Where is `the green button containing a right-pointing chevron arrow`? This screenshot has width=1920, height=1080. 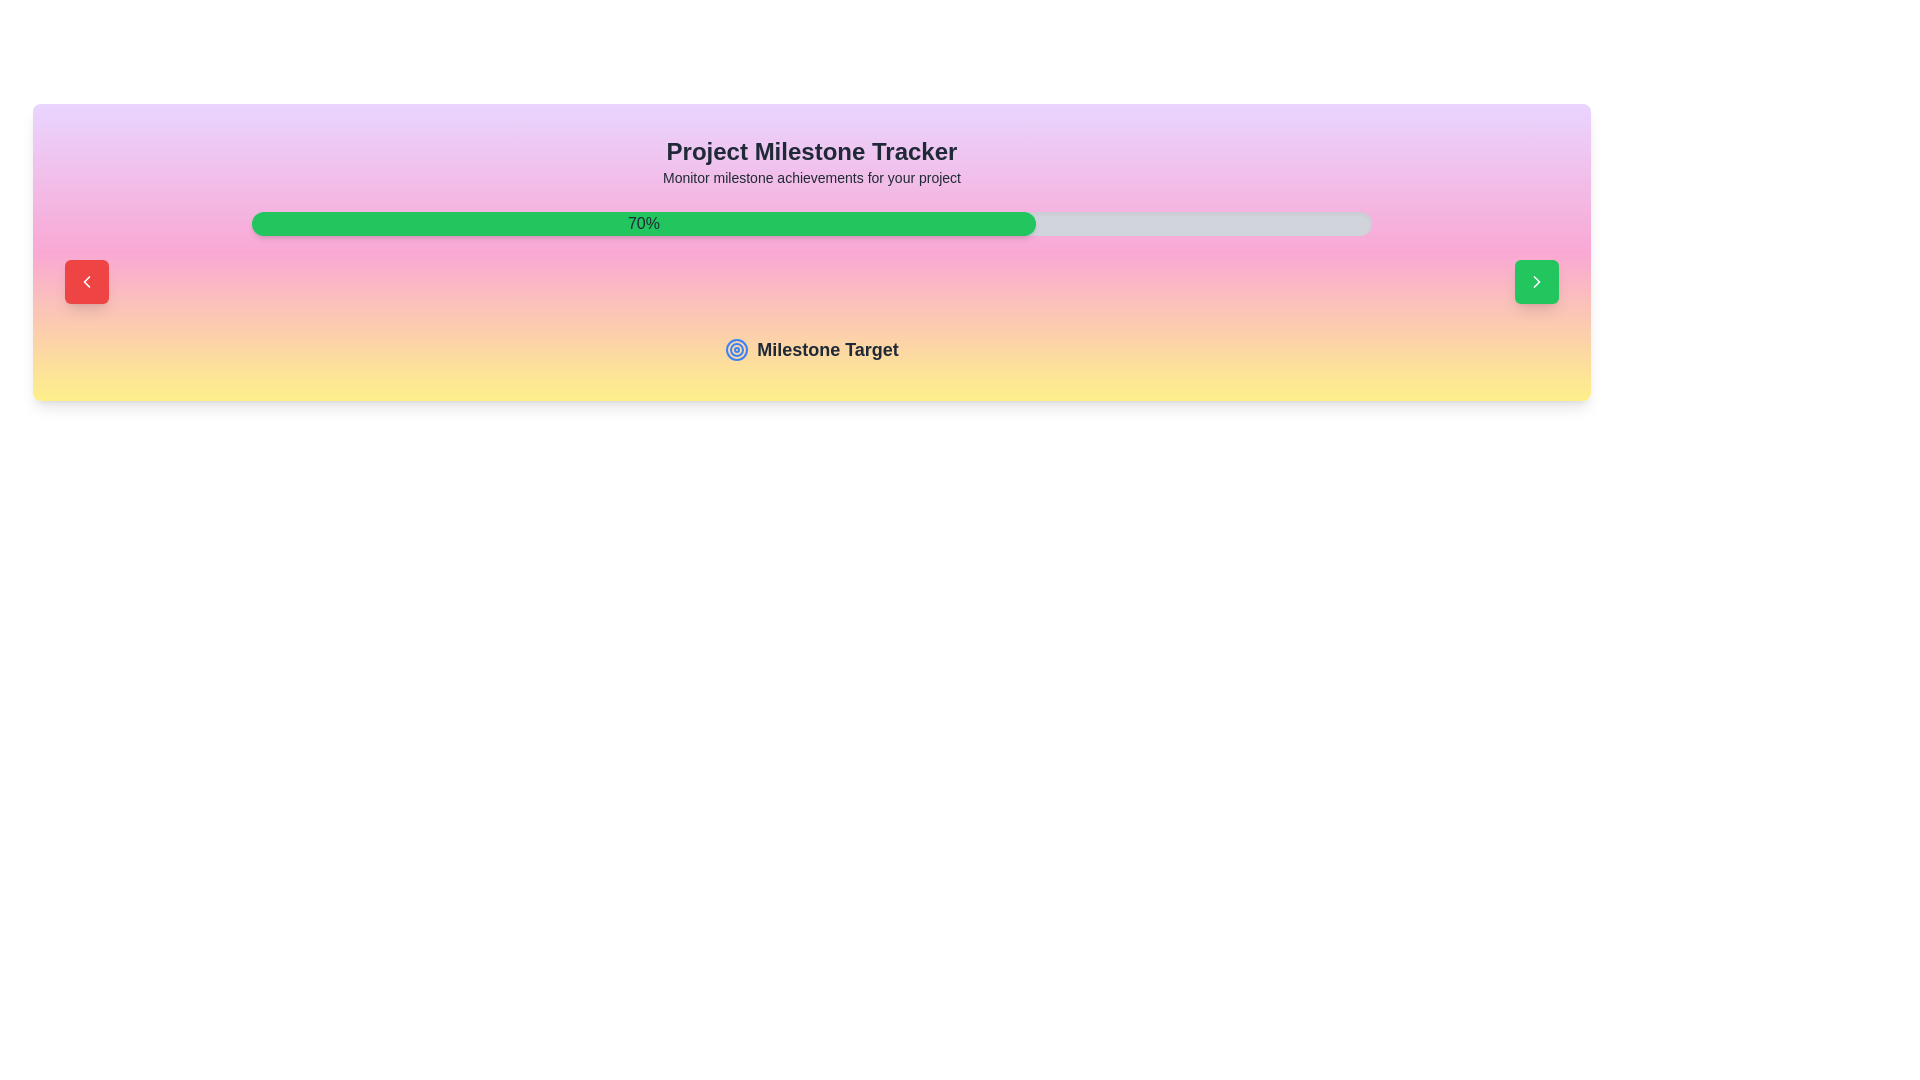 the green button containing a right-pointing chevron arrow is located at coordinates (1535, 281).